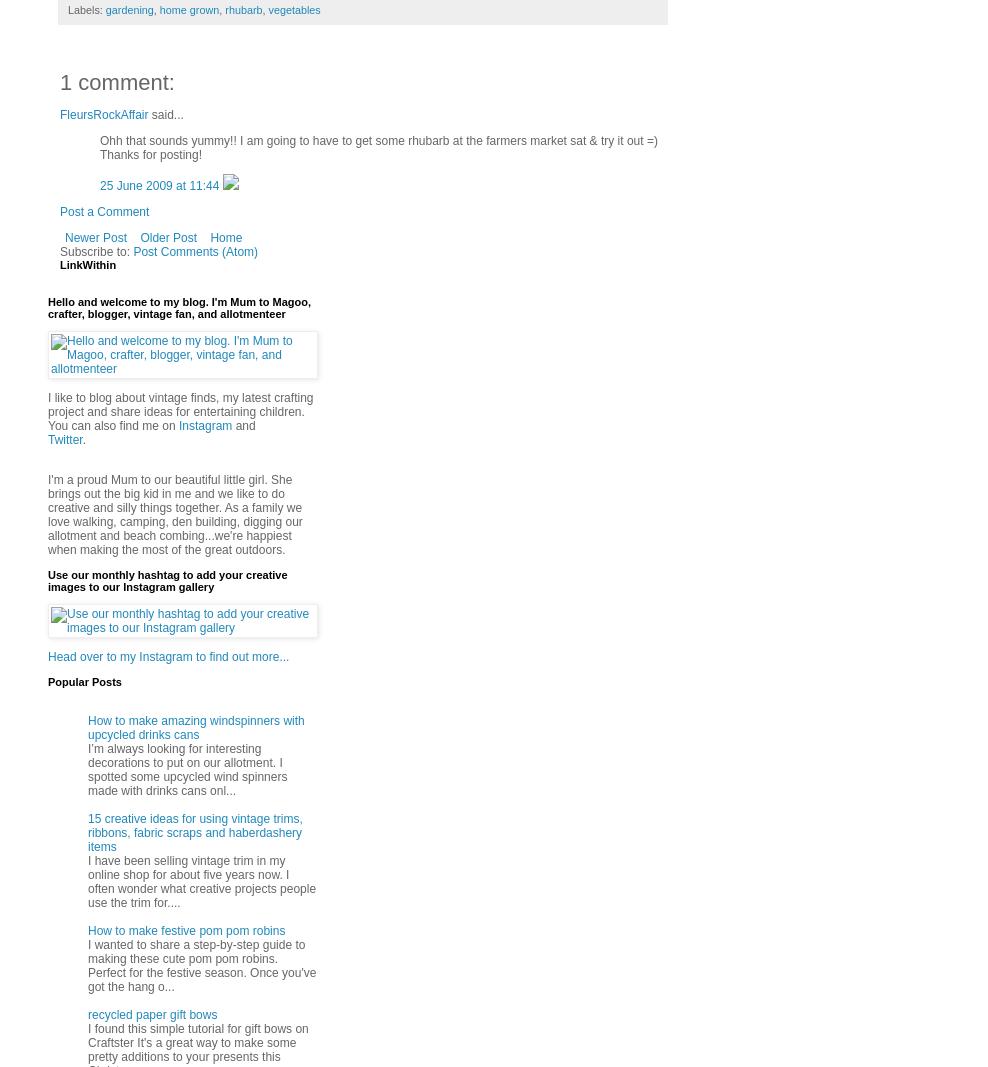 This screenshot has width=988, height=1067. Describe the element at coordinates (206, 425) in the screenshot. I see `'Instagram'` at that location.